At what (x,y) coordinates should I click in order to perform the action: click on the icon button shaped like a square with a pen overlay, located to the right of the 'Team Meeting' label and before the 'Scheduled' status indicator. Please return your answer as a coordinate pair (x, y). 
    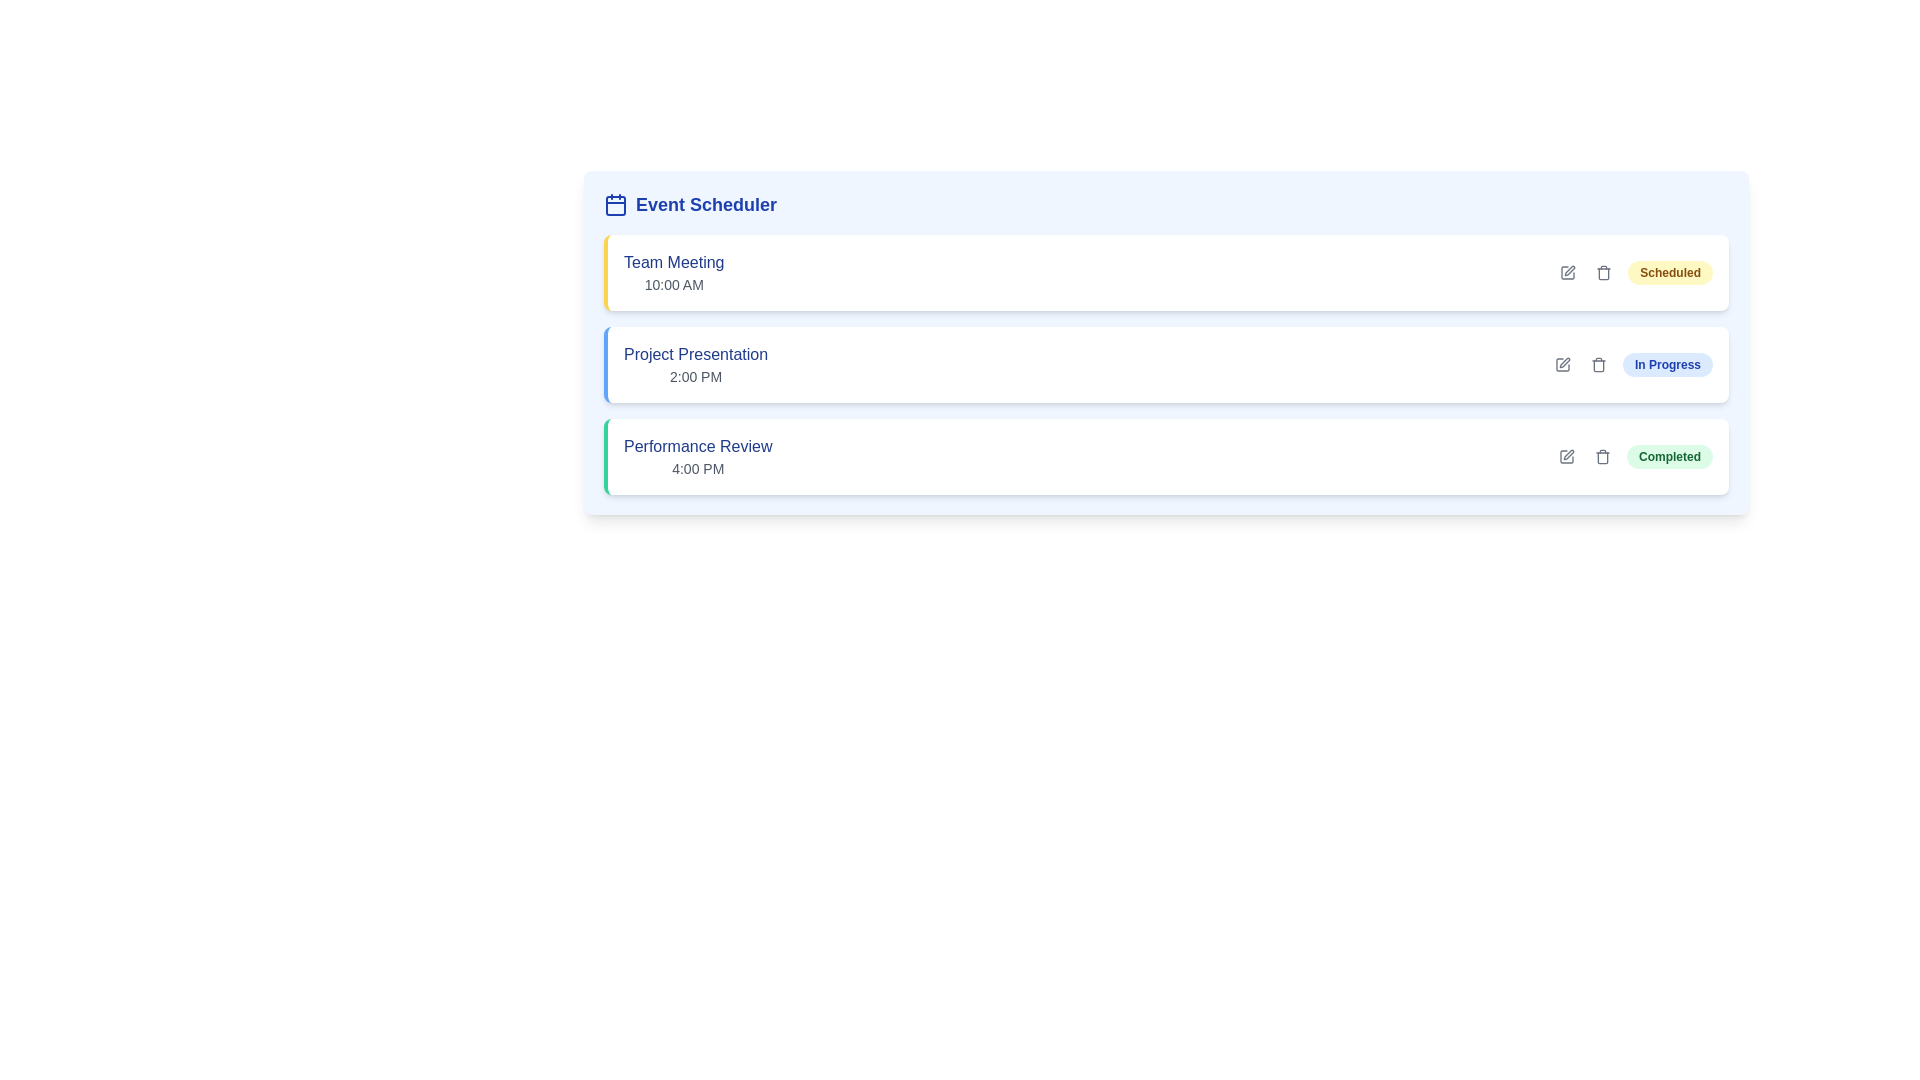
    Looking at the image, I should click on (1567, 273).